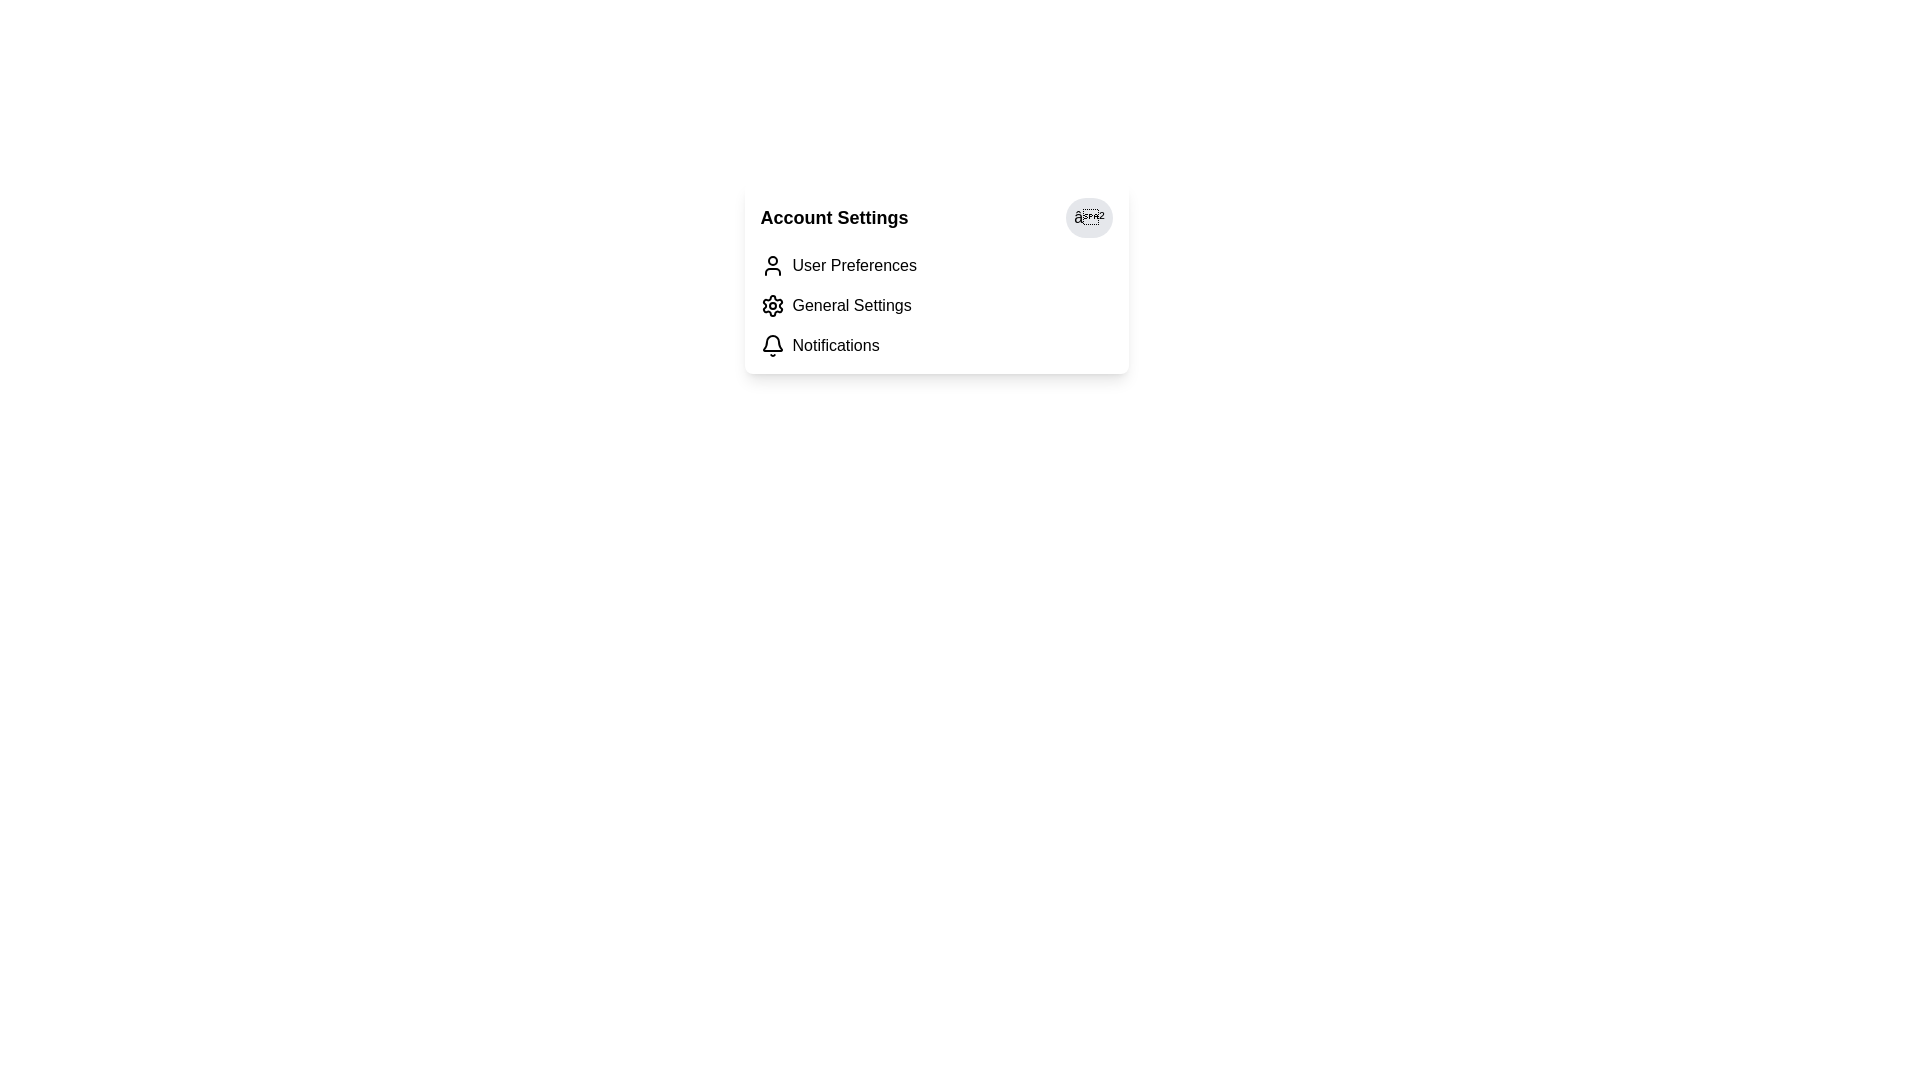 The height and width of the screenshot is (1080, 1920). What do you see at coordinates (854, 265) in the screenshot?
I see `the 'User Preferences' label, which is a bold black text label positioned directly below the 'Account Settings' heading and adjacent to a user icon` at bounding box center [854, 265].